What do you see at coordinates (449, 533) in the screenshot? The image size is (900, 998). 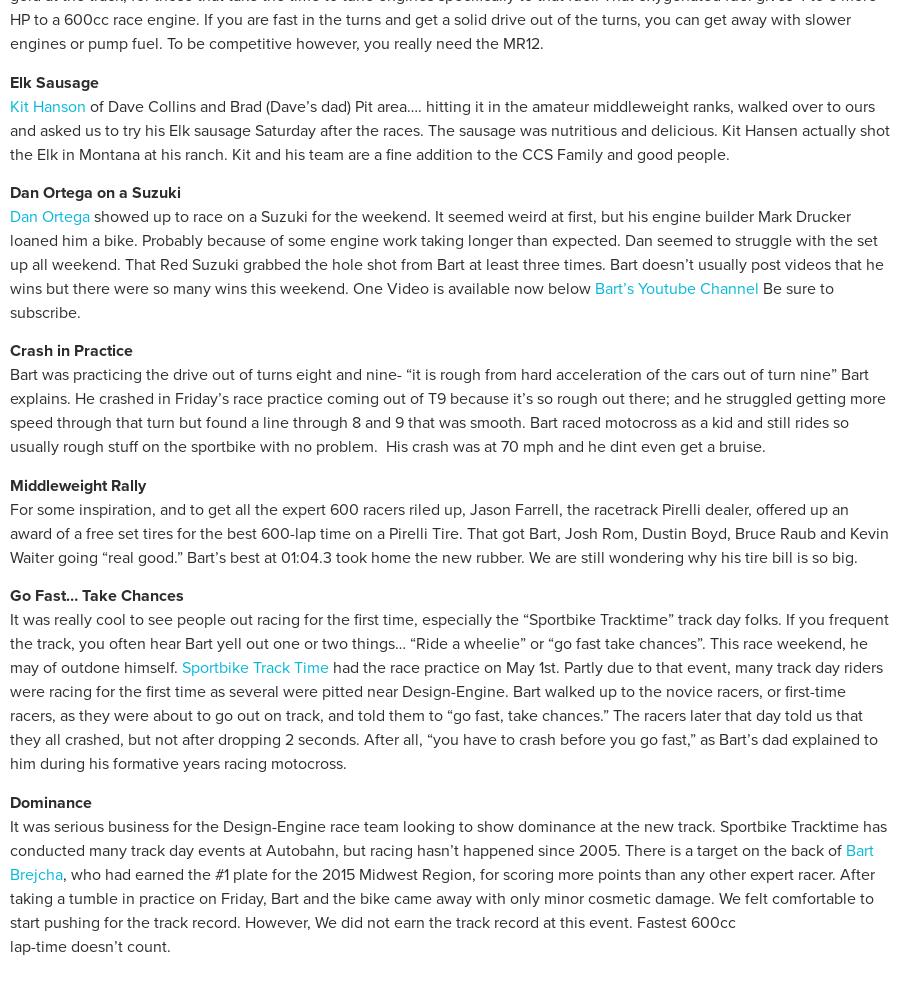 I see `'For some inspiration, and to get all the expert 600 racers riled up, Jason Farrell, the racetrack Pirelli dealer, offered up an award of a free set tires for the best 600-lap time on a Pirelli Tire. That got Bart, Josh Rom, Dustin Boyd, Bruce Raub and Kevin Waiter going “real good.” Bart’s best at 01:04.3 took home the new rubber. We are still wondering why his tire bill is so big.'` at bounding box center [449, 533].